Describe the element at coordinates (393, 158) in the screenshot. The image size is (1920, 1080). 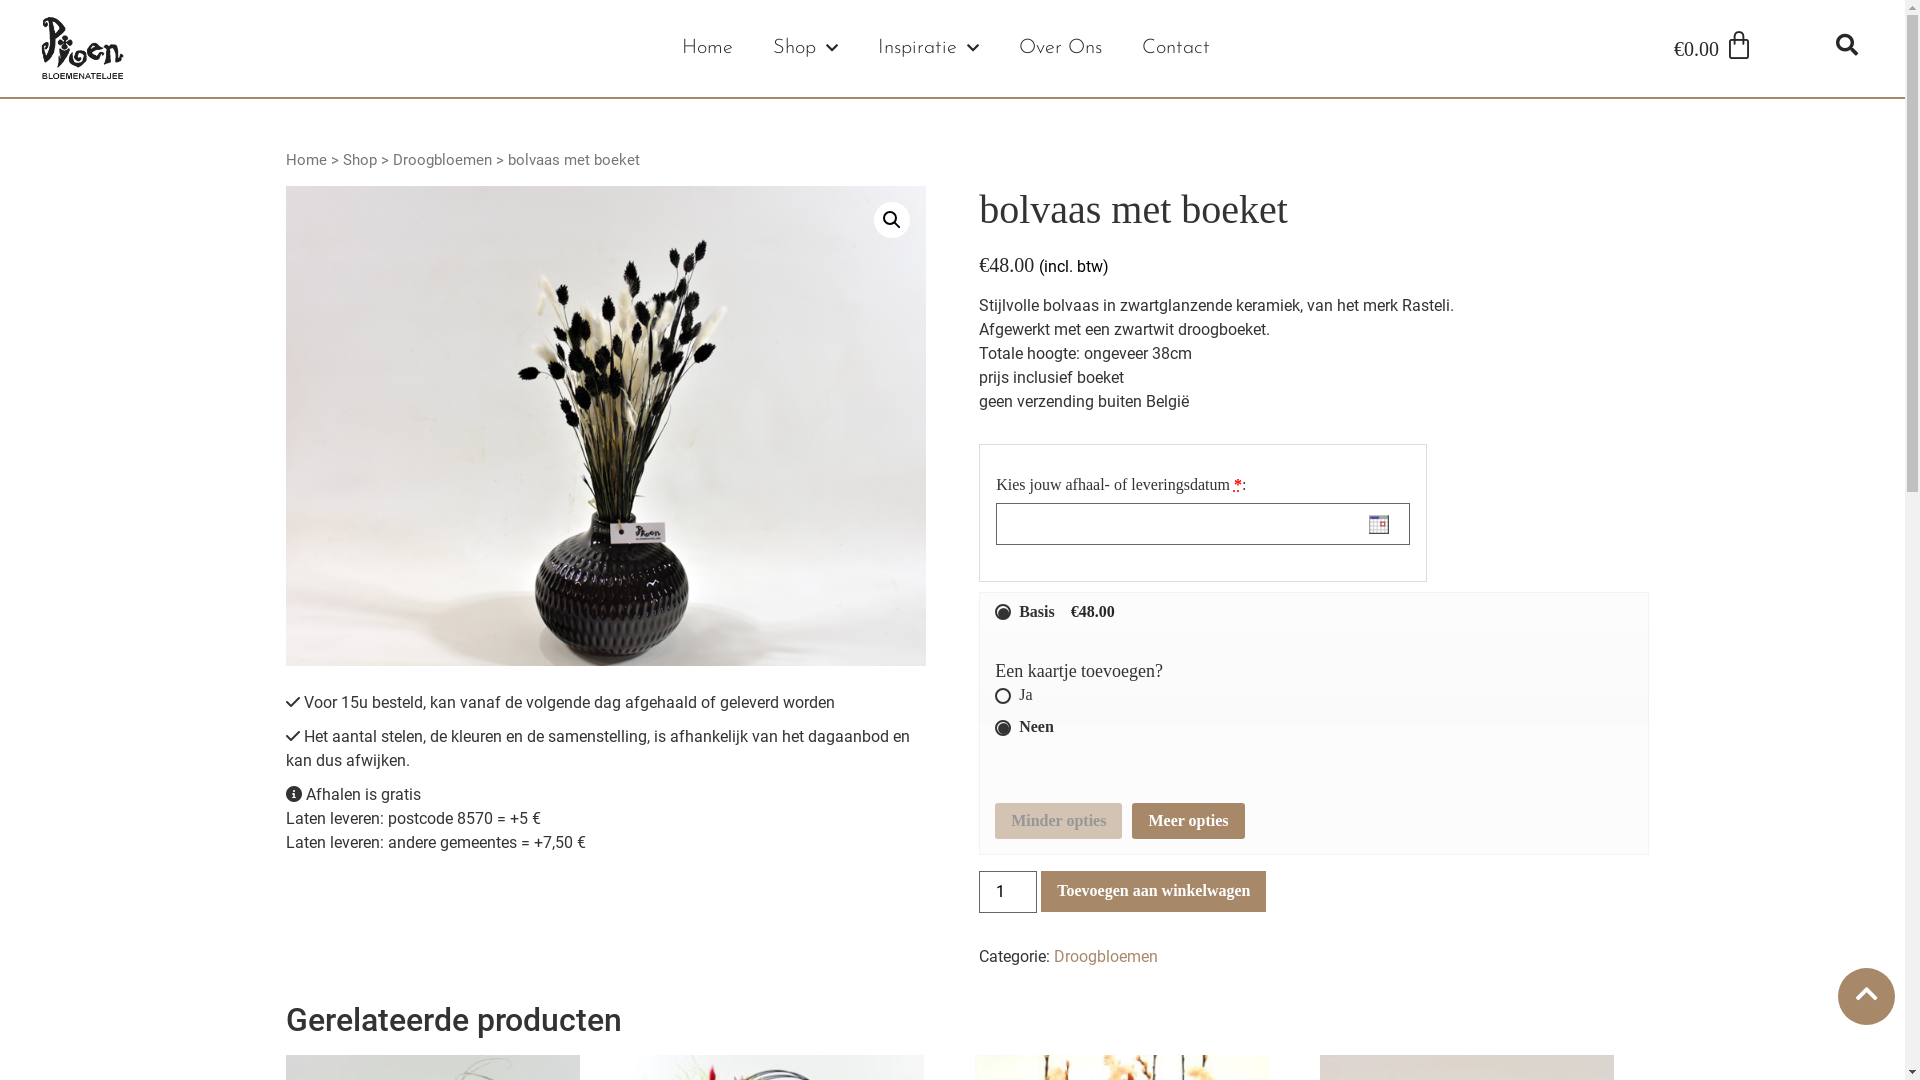
I see `'Droogbloemen'` at that location.